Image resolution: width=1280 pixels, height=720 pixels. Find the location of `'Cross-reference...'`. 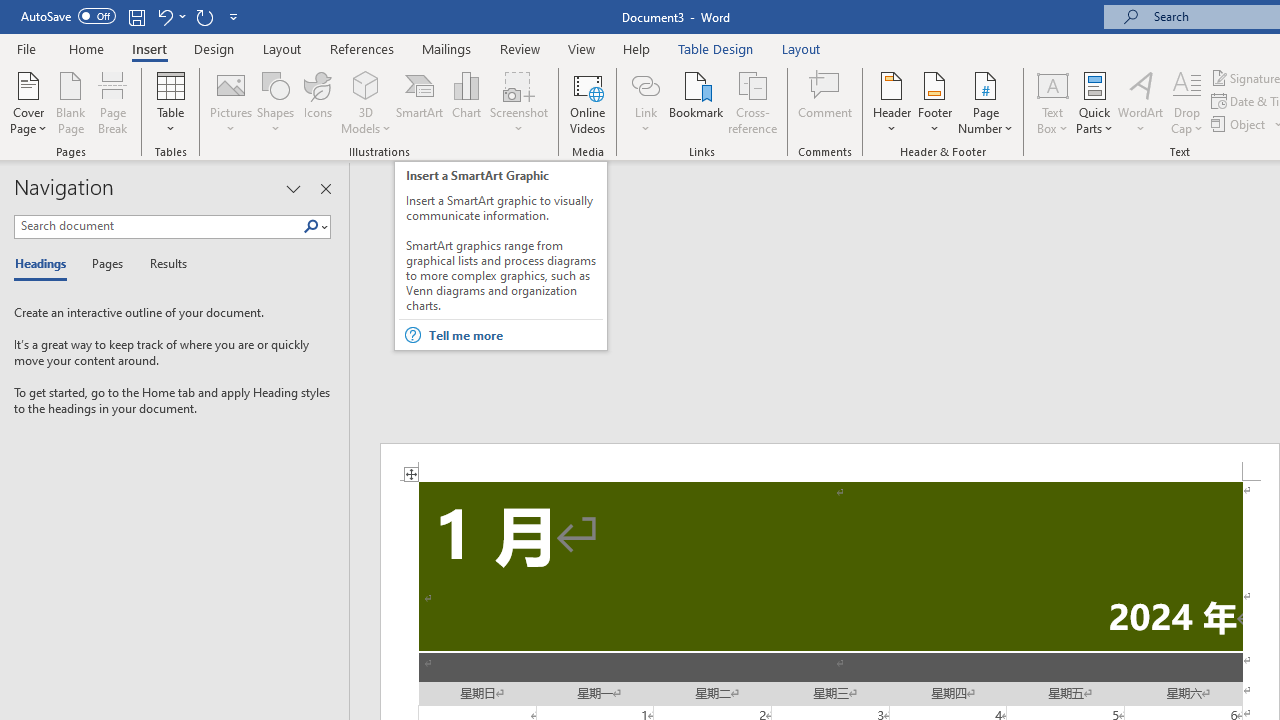

'Cross-reference...' is located at coordinates (751, 103).